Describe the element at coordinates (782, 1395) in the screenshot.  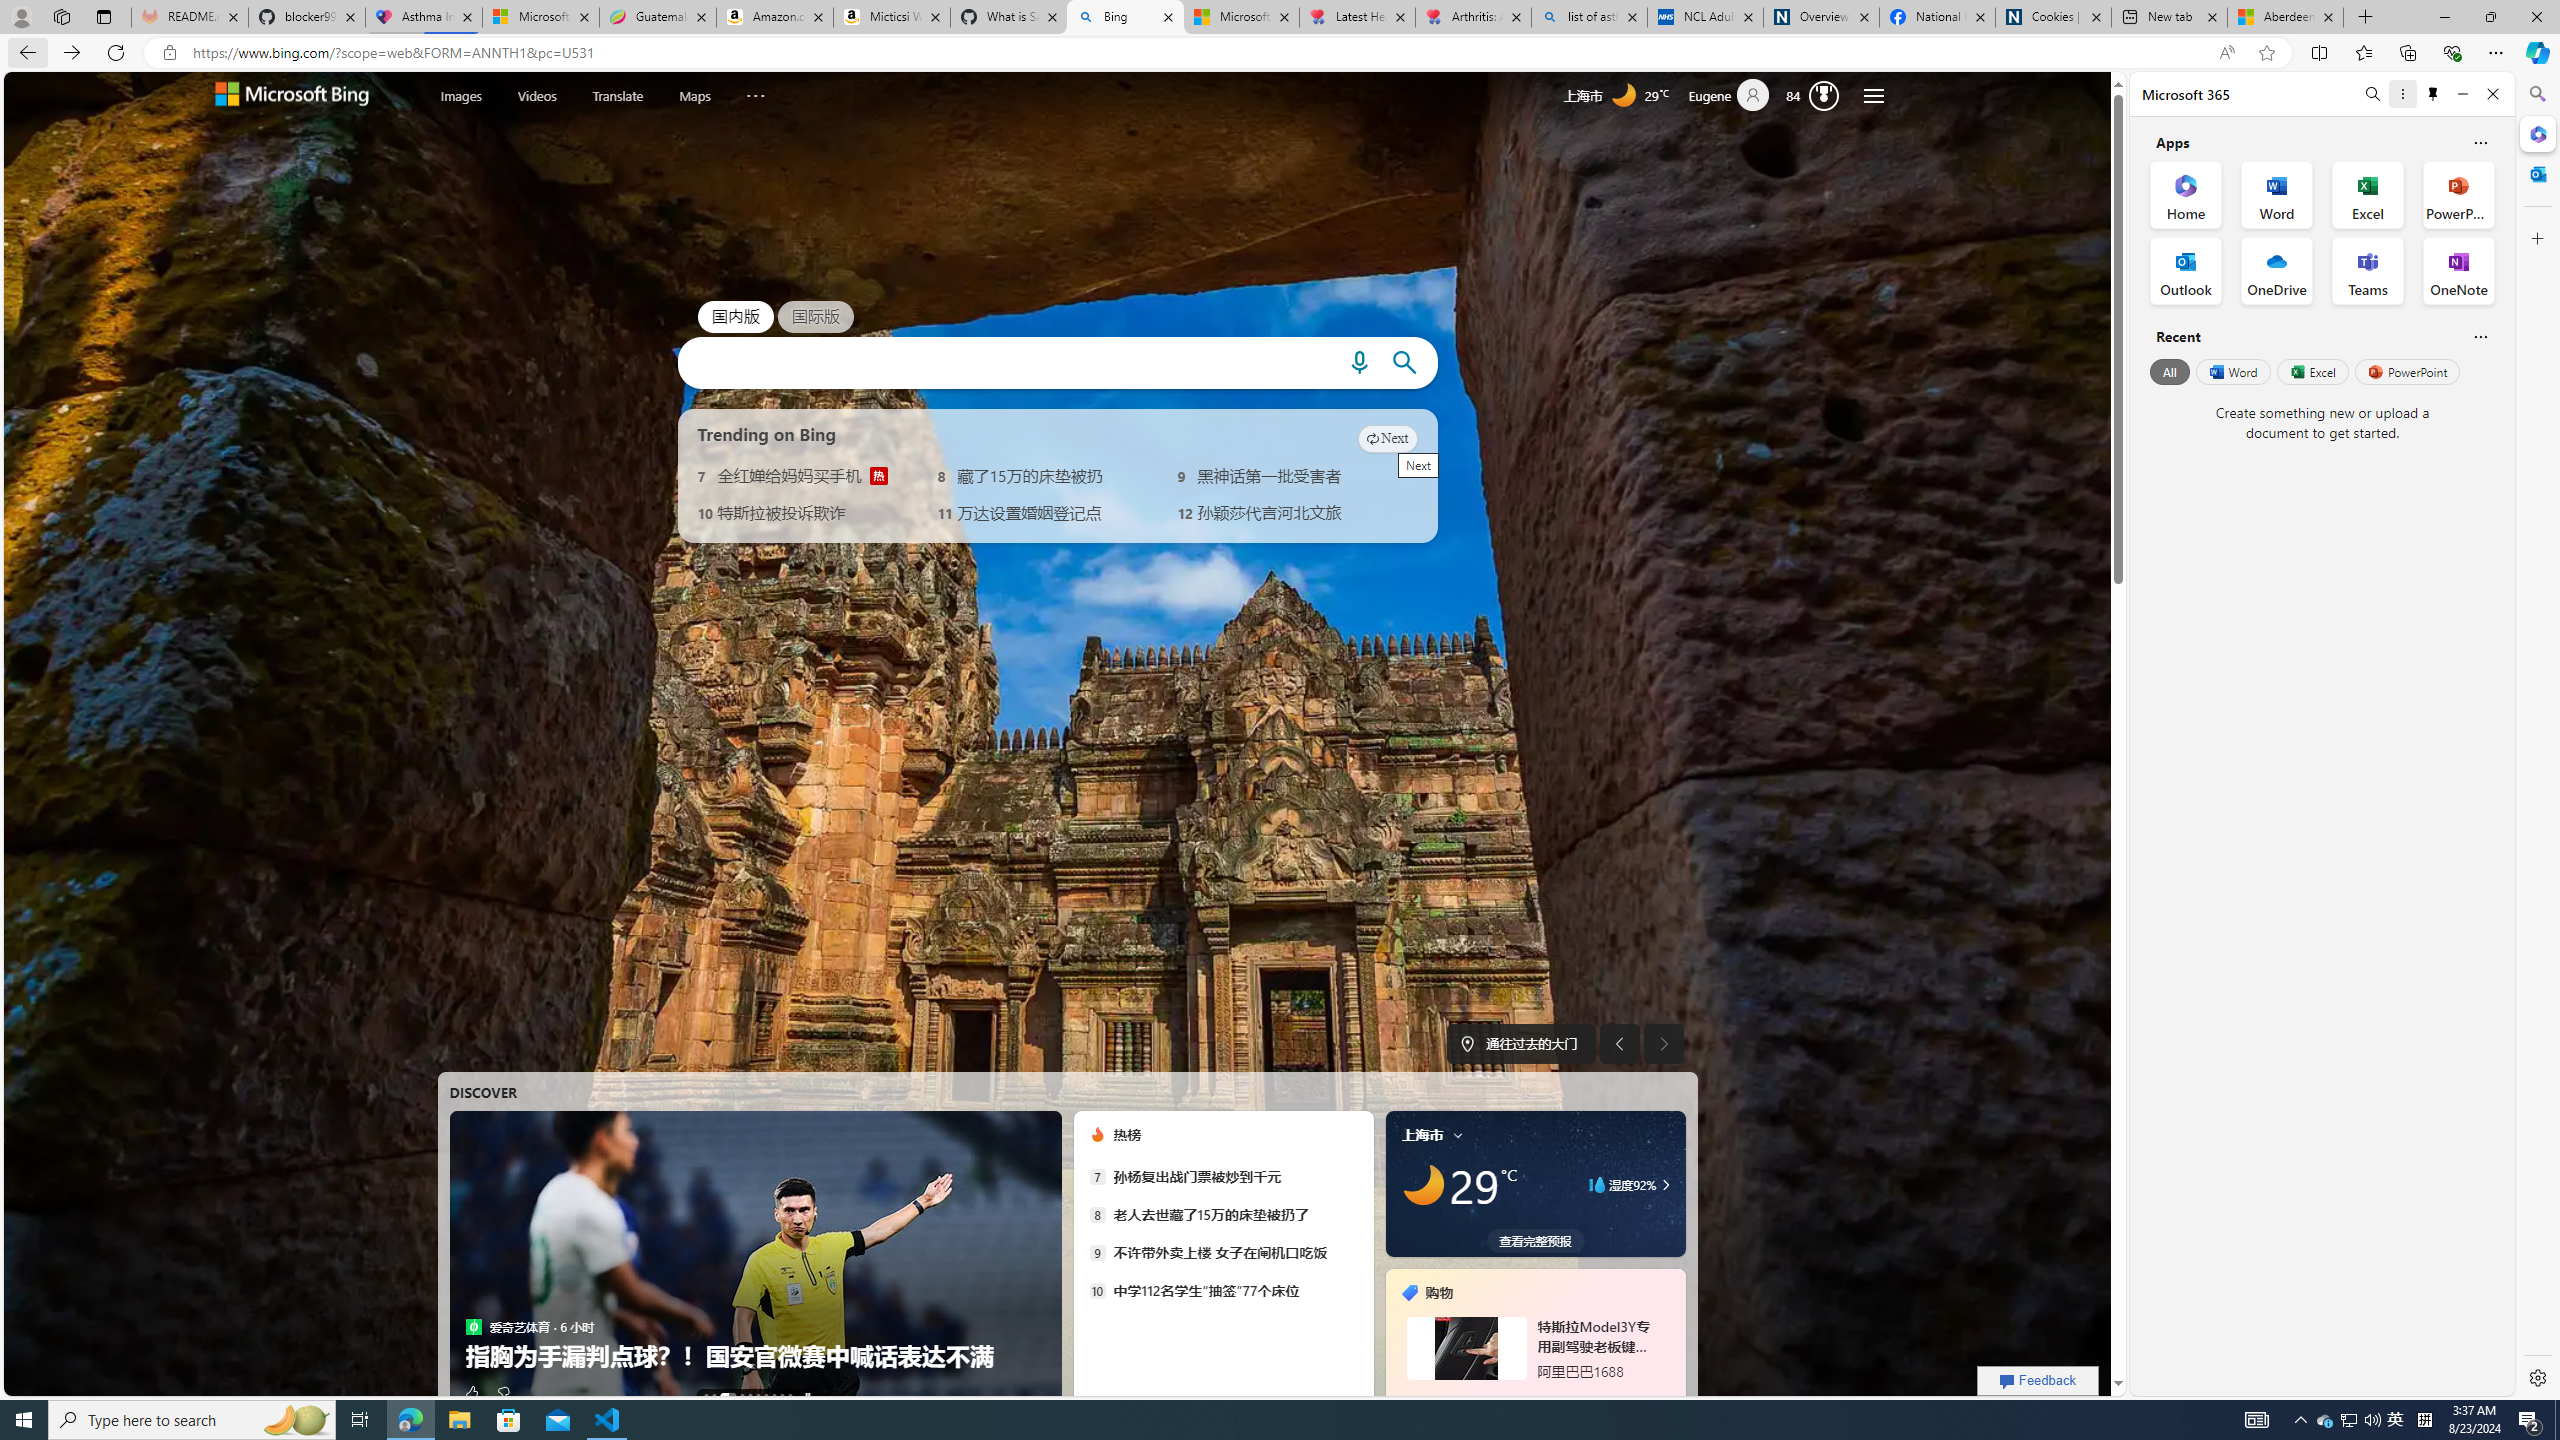
I see `'AutomationID: tab-8'` at that location.